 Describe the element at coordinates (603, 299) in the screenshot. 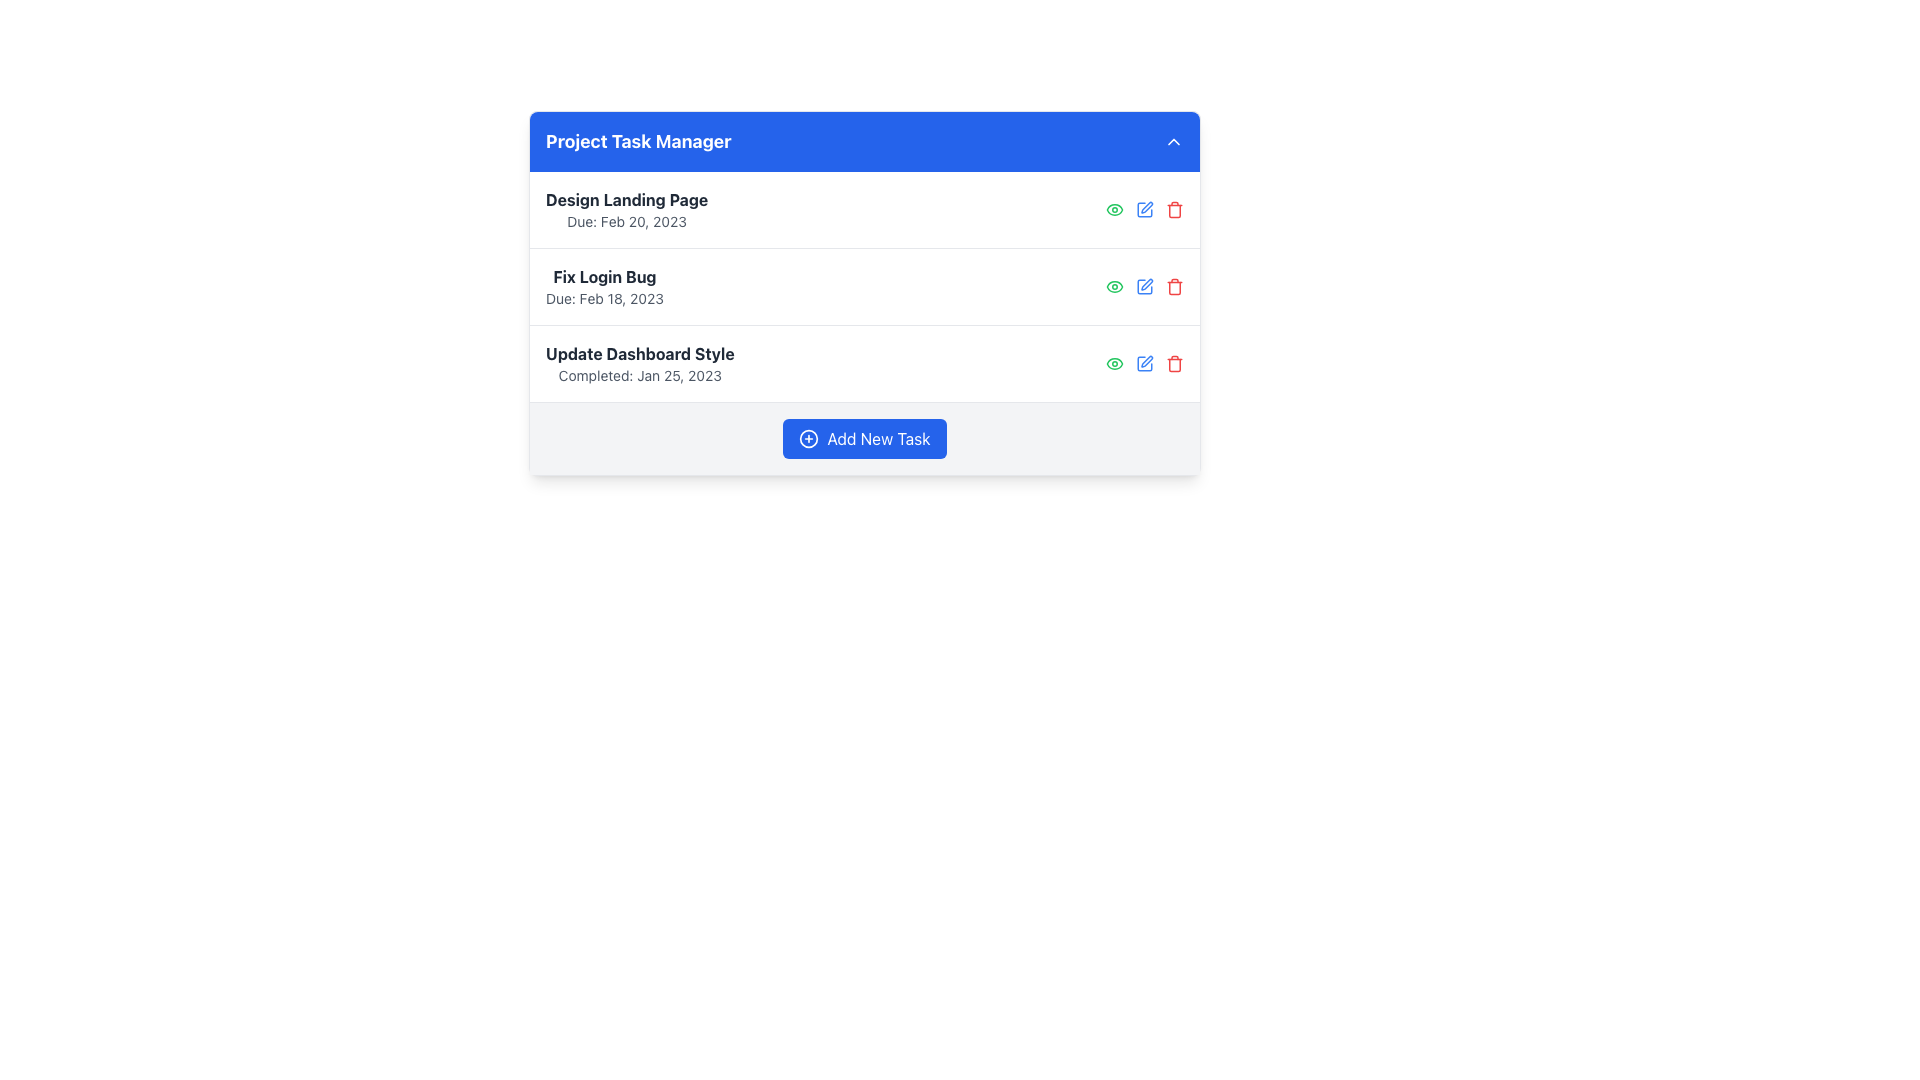

I see `the static text label displaying 'Due: Feb 18, 2023', which is positioned below the bold text 'Fix Login Bug'` at that location.